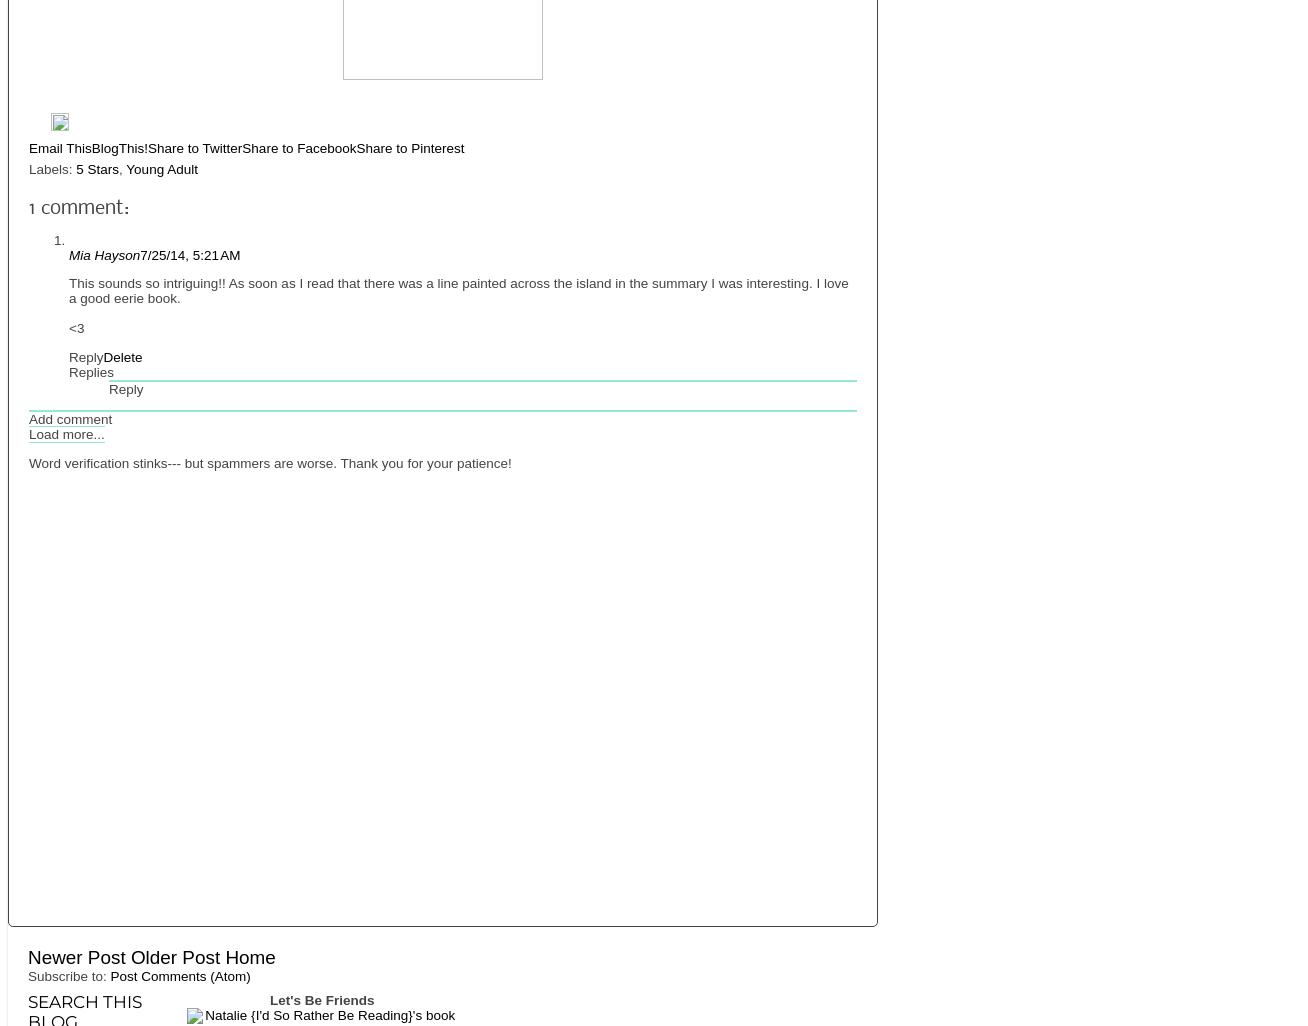 Image resolution: width=1308 pixels, height=1026 pixels. Describe the element at coordinates (52, 168) in the screenshot. I see `'Labels:'` at that location.